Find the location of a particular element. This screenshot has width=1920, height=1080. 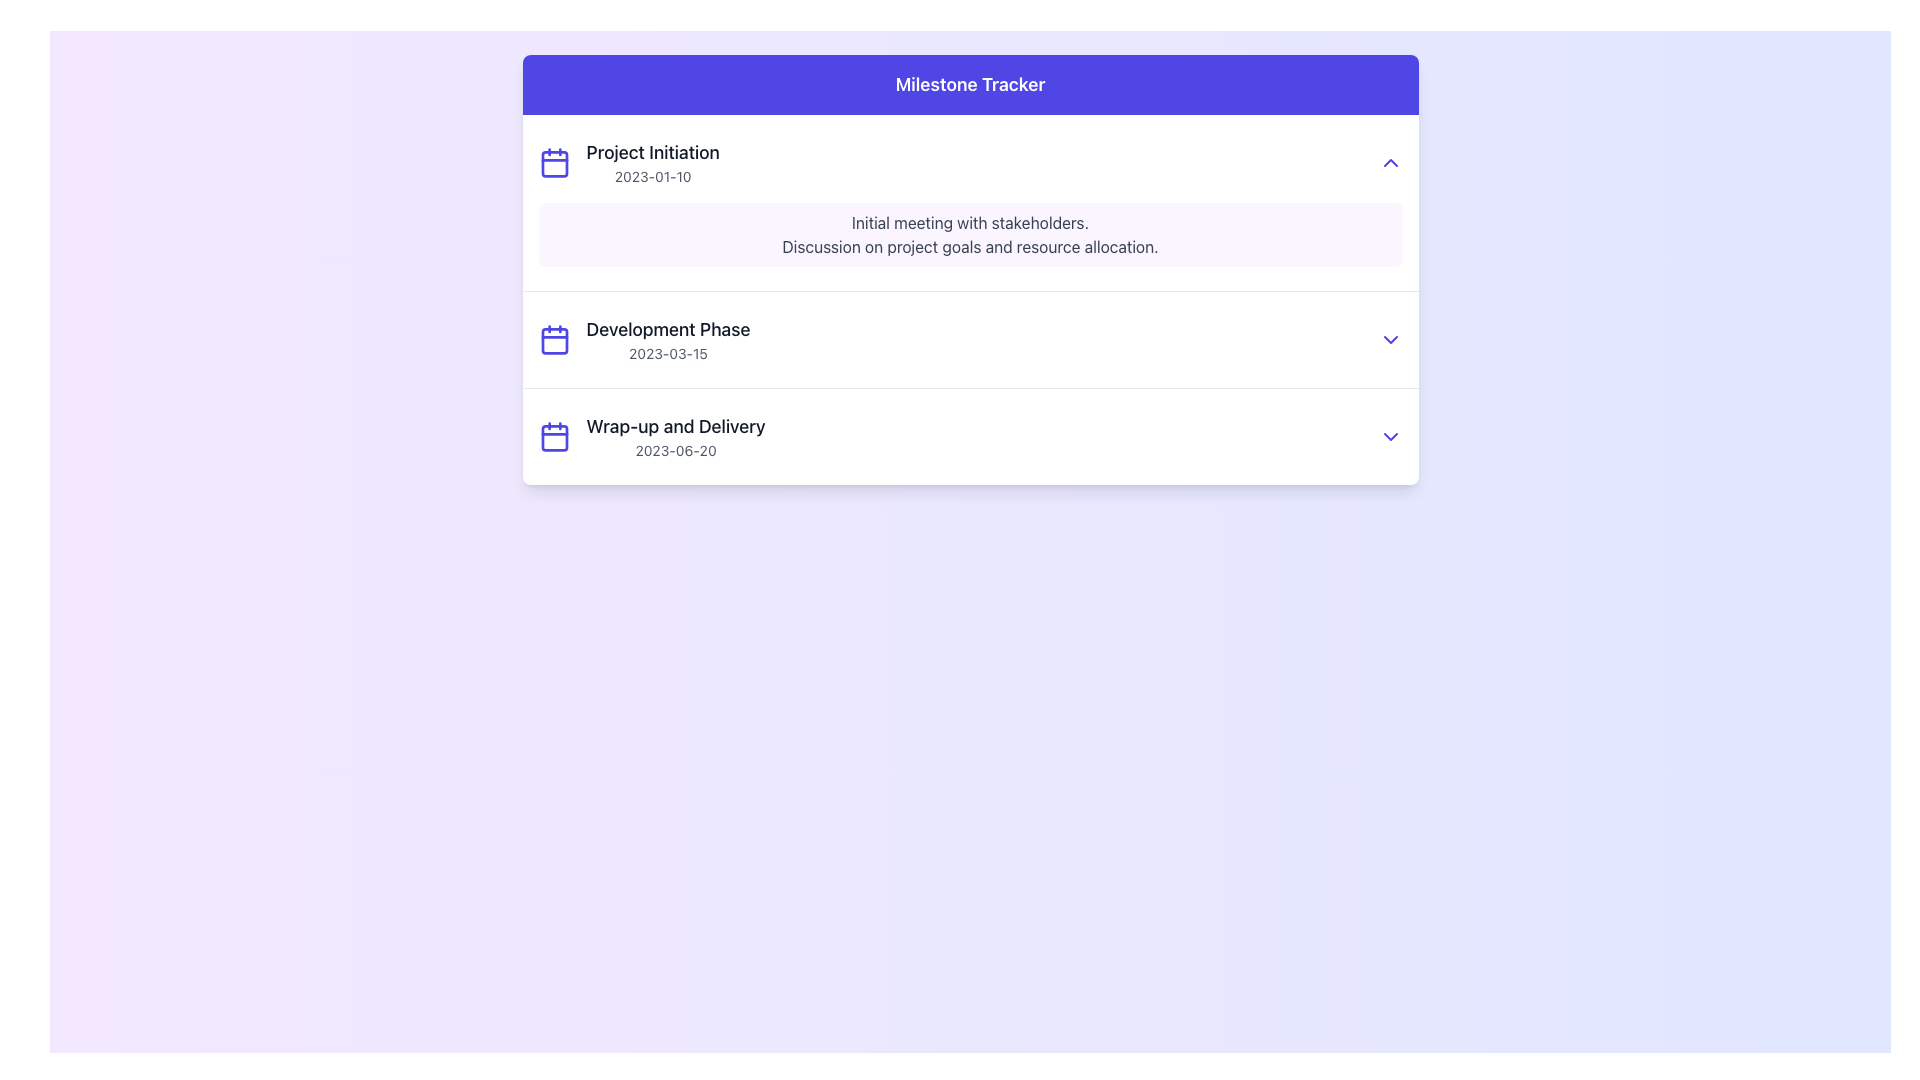

the informational text label that provides details about the discussion topic for the meeting, located below 'Initial meeting with stakeholders' in the 'Project Initiation' block of the milestone tracker is located at coordinates (970, 245).